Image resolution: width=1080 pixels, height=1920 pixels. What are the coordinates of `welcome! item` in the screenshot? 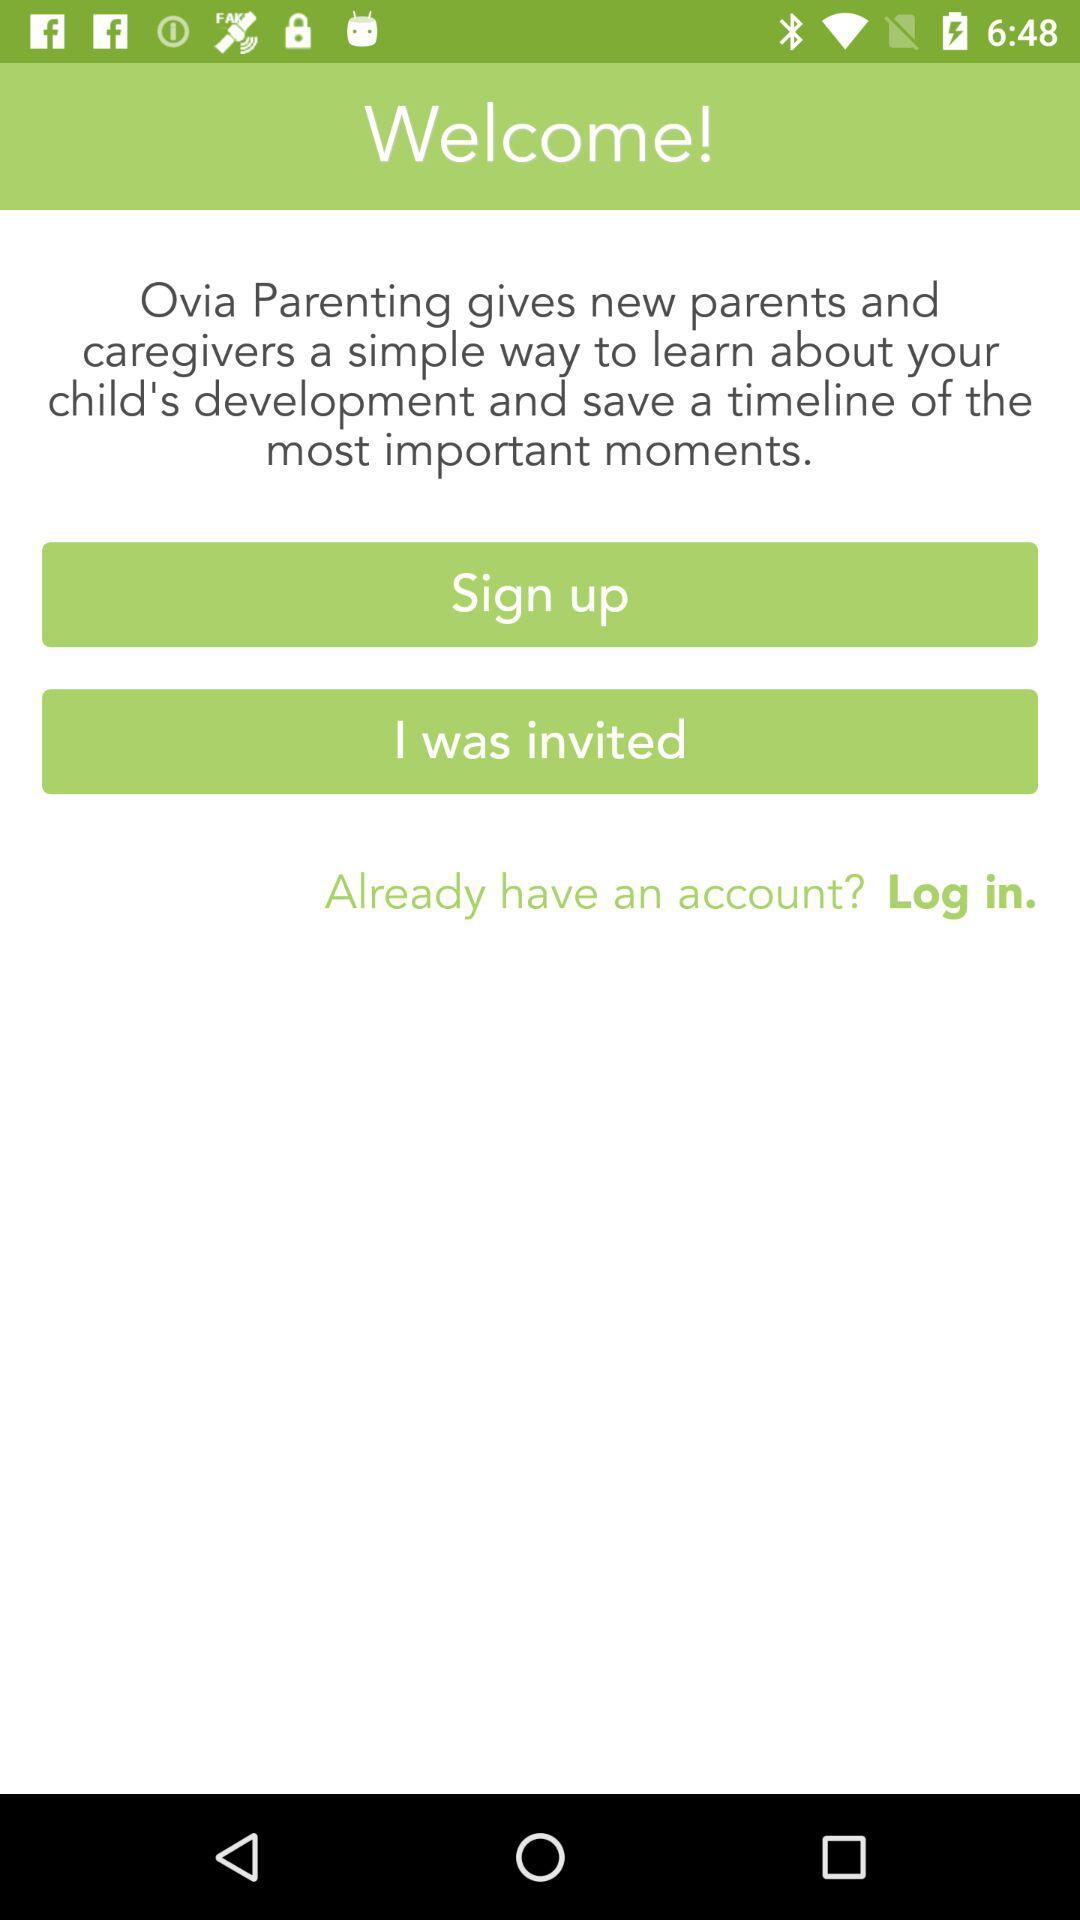 It's located at (540, 135).